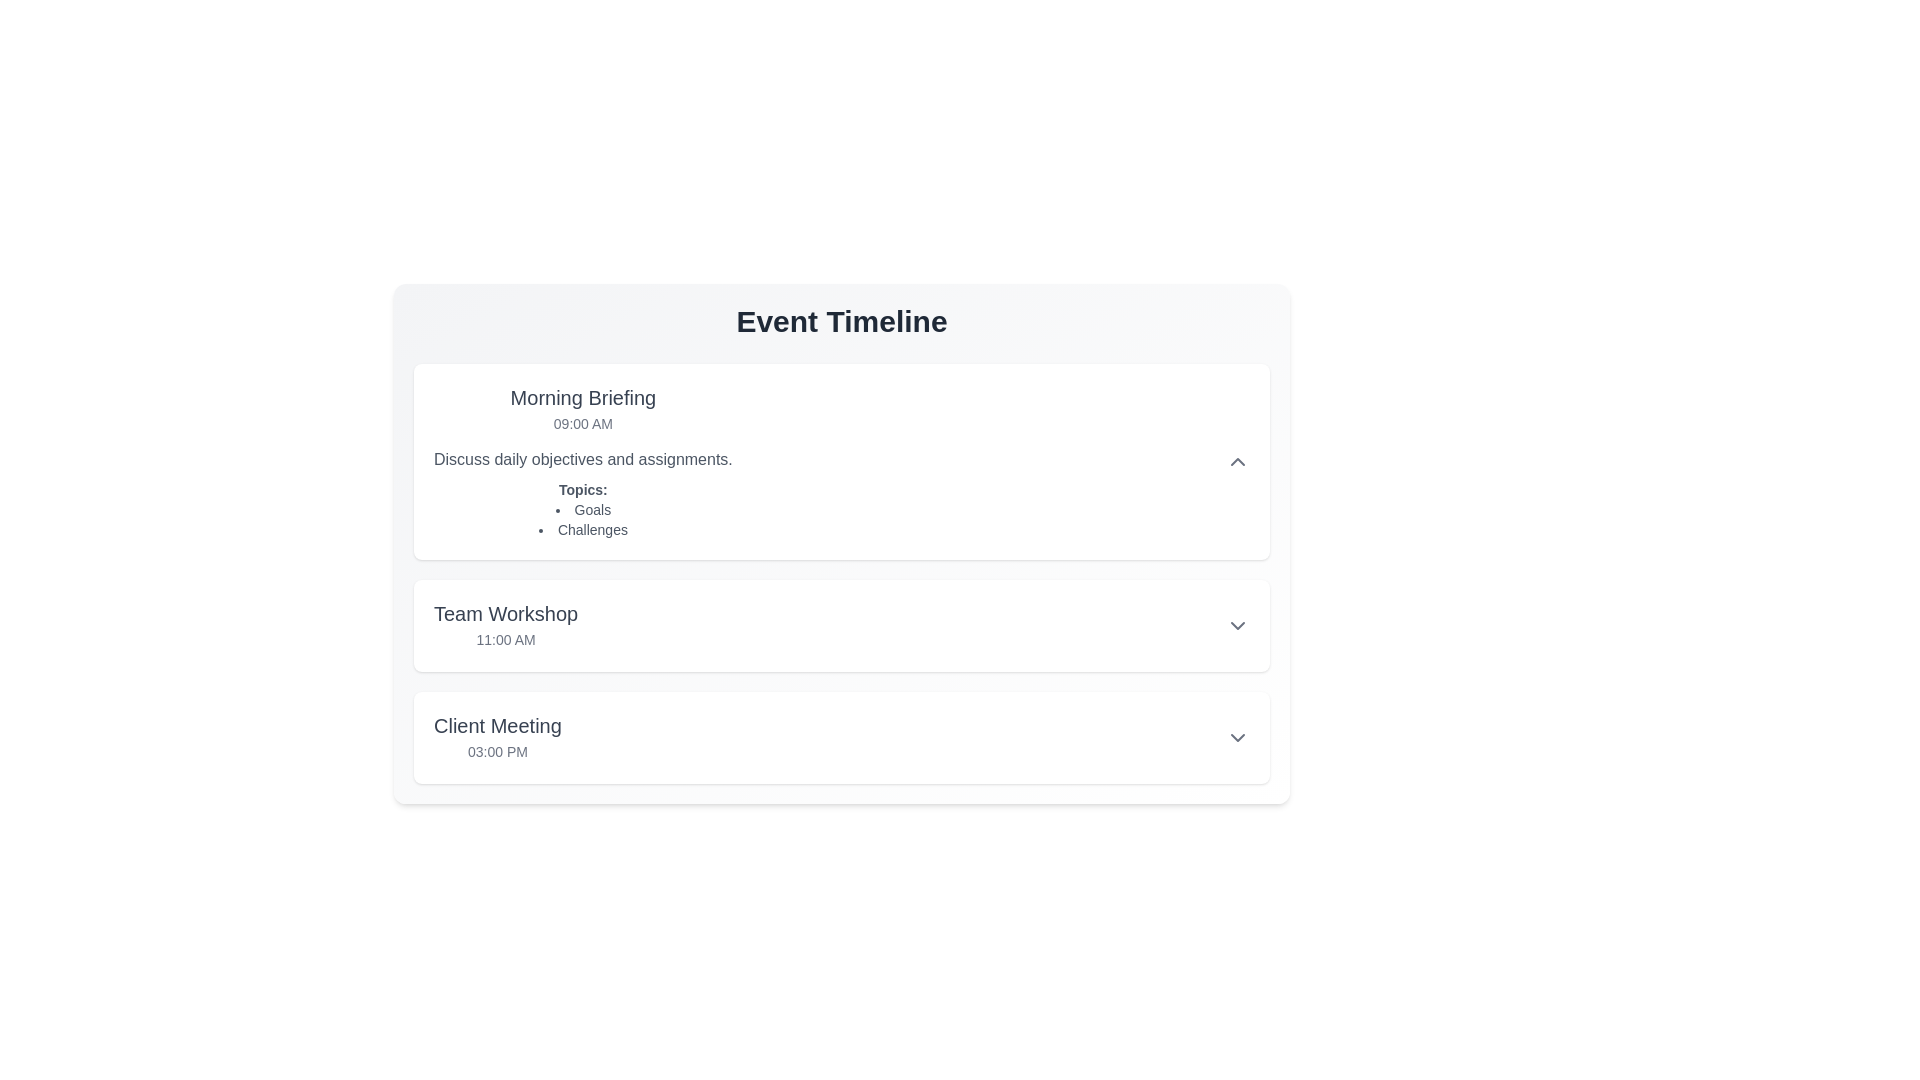  Describe the element at coordinates (506, 624) in the screenshot. I see `the informational text display for the event titled 'Team Workshop' that shows the start time '11:00 AM'` at that location.